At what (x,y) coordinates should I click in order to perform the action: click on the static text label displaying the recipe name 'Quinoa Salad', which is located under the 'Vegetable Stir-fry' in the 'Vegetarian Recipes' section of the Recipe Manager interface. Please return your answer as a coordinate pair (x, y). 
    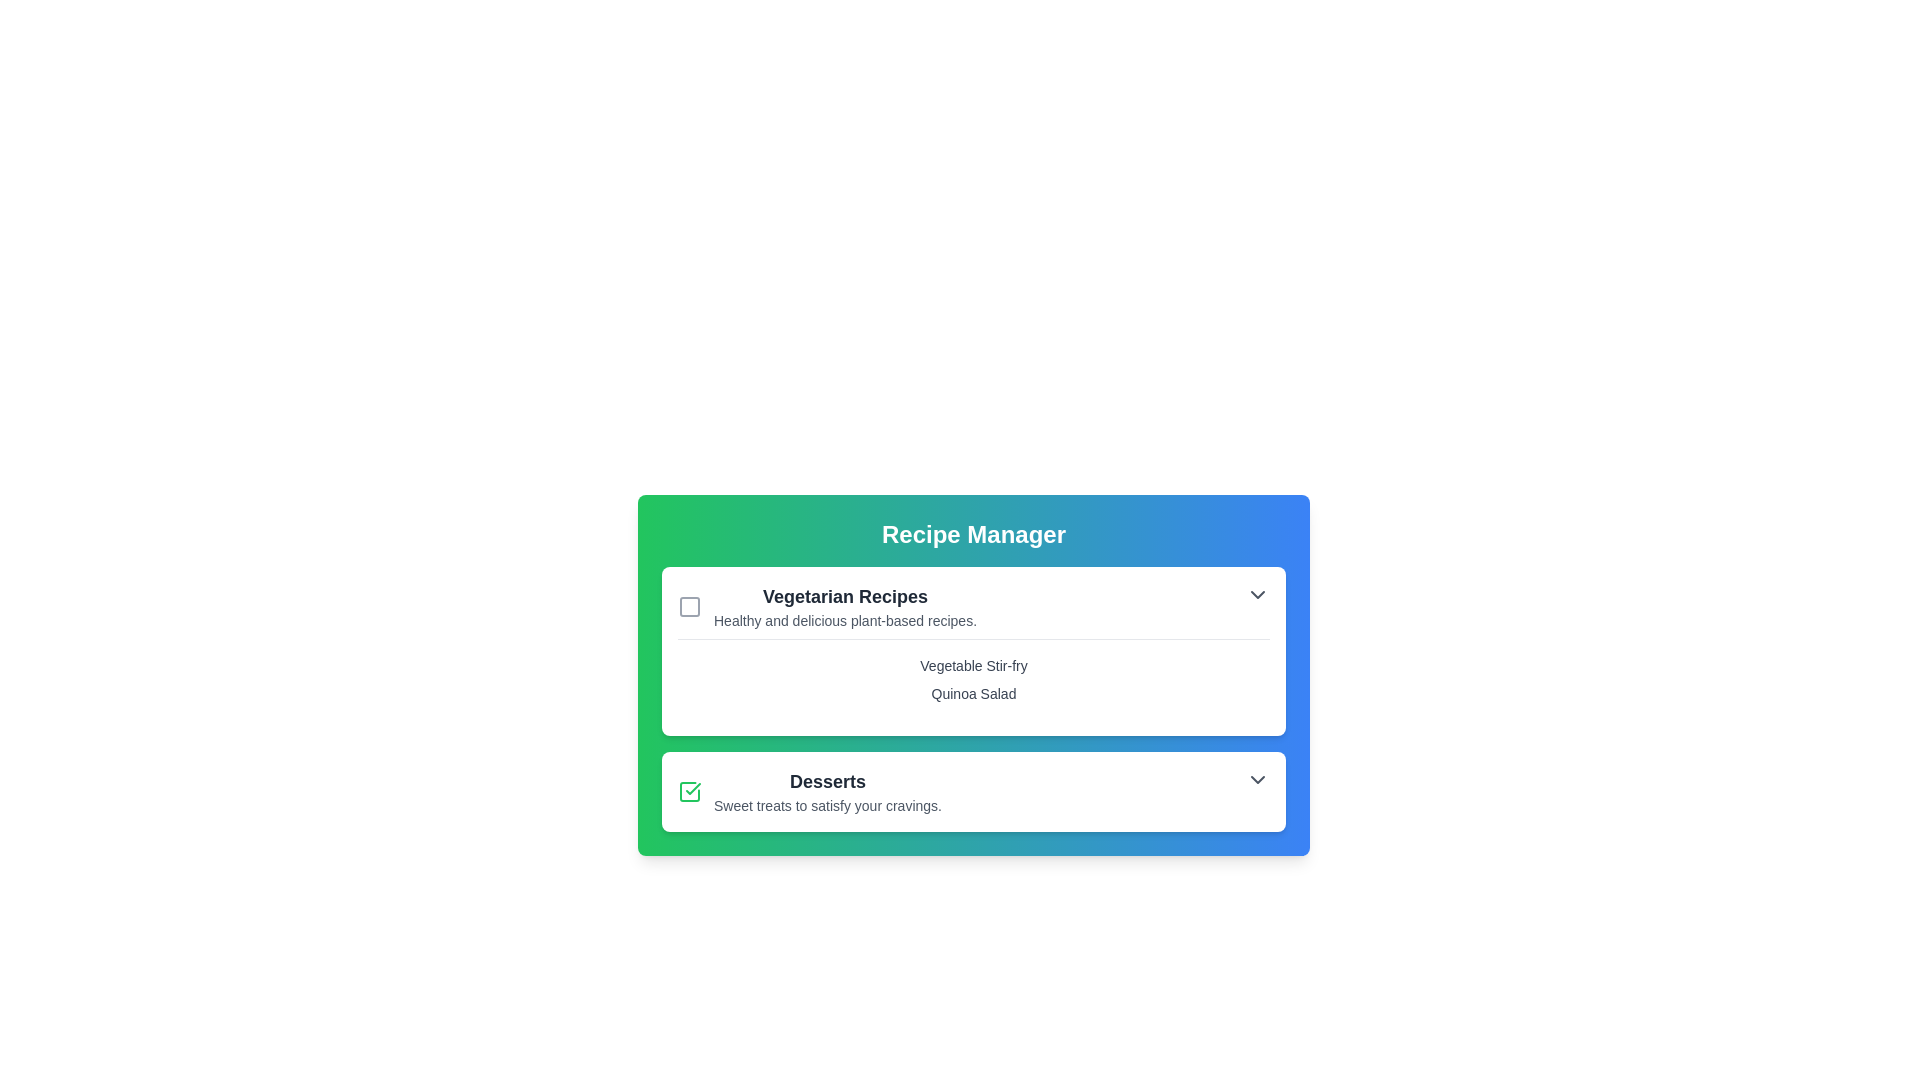
    Looking at the image, I should click on (974, 693).